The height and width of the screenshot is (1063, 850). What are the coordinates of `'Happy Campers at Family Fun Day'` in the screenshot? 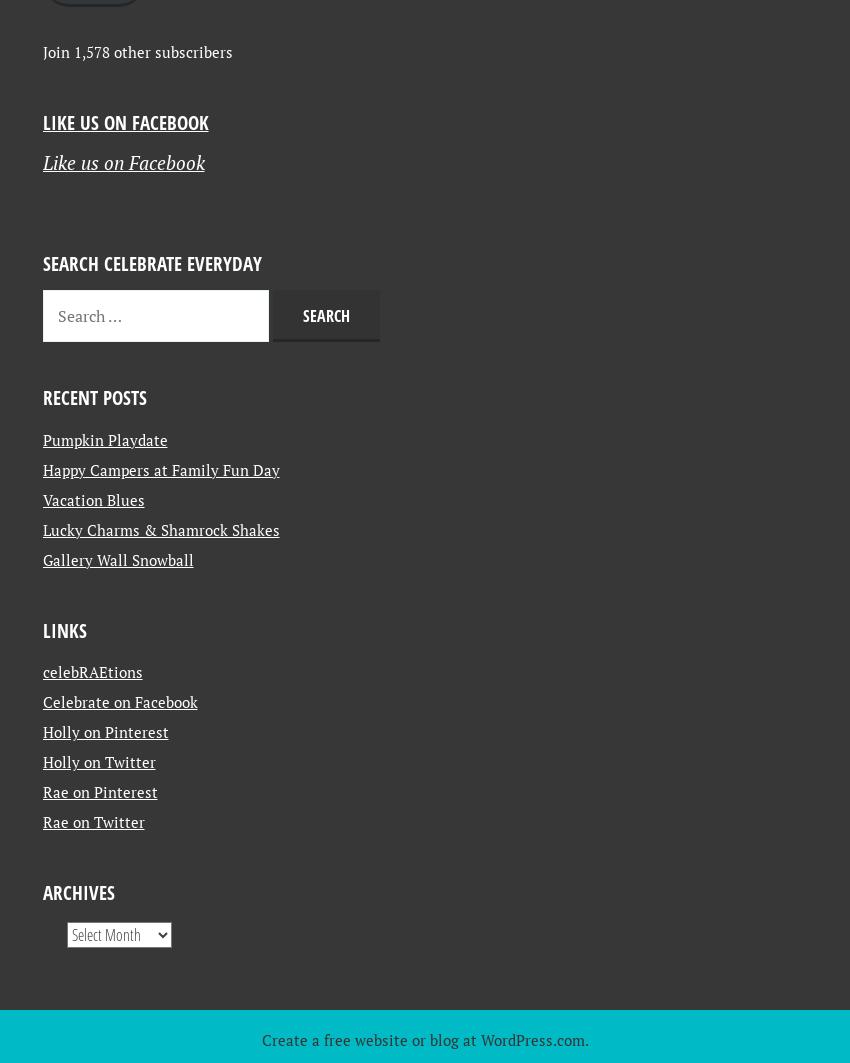 It's located at (160, 641).